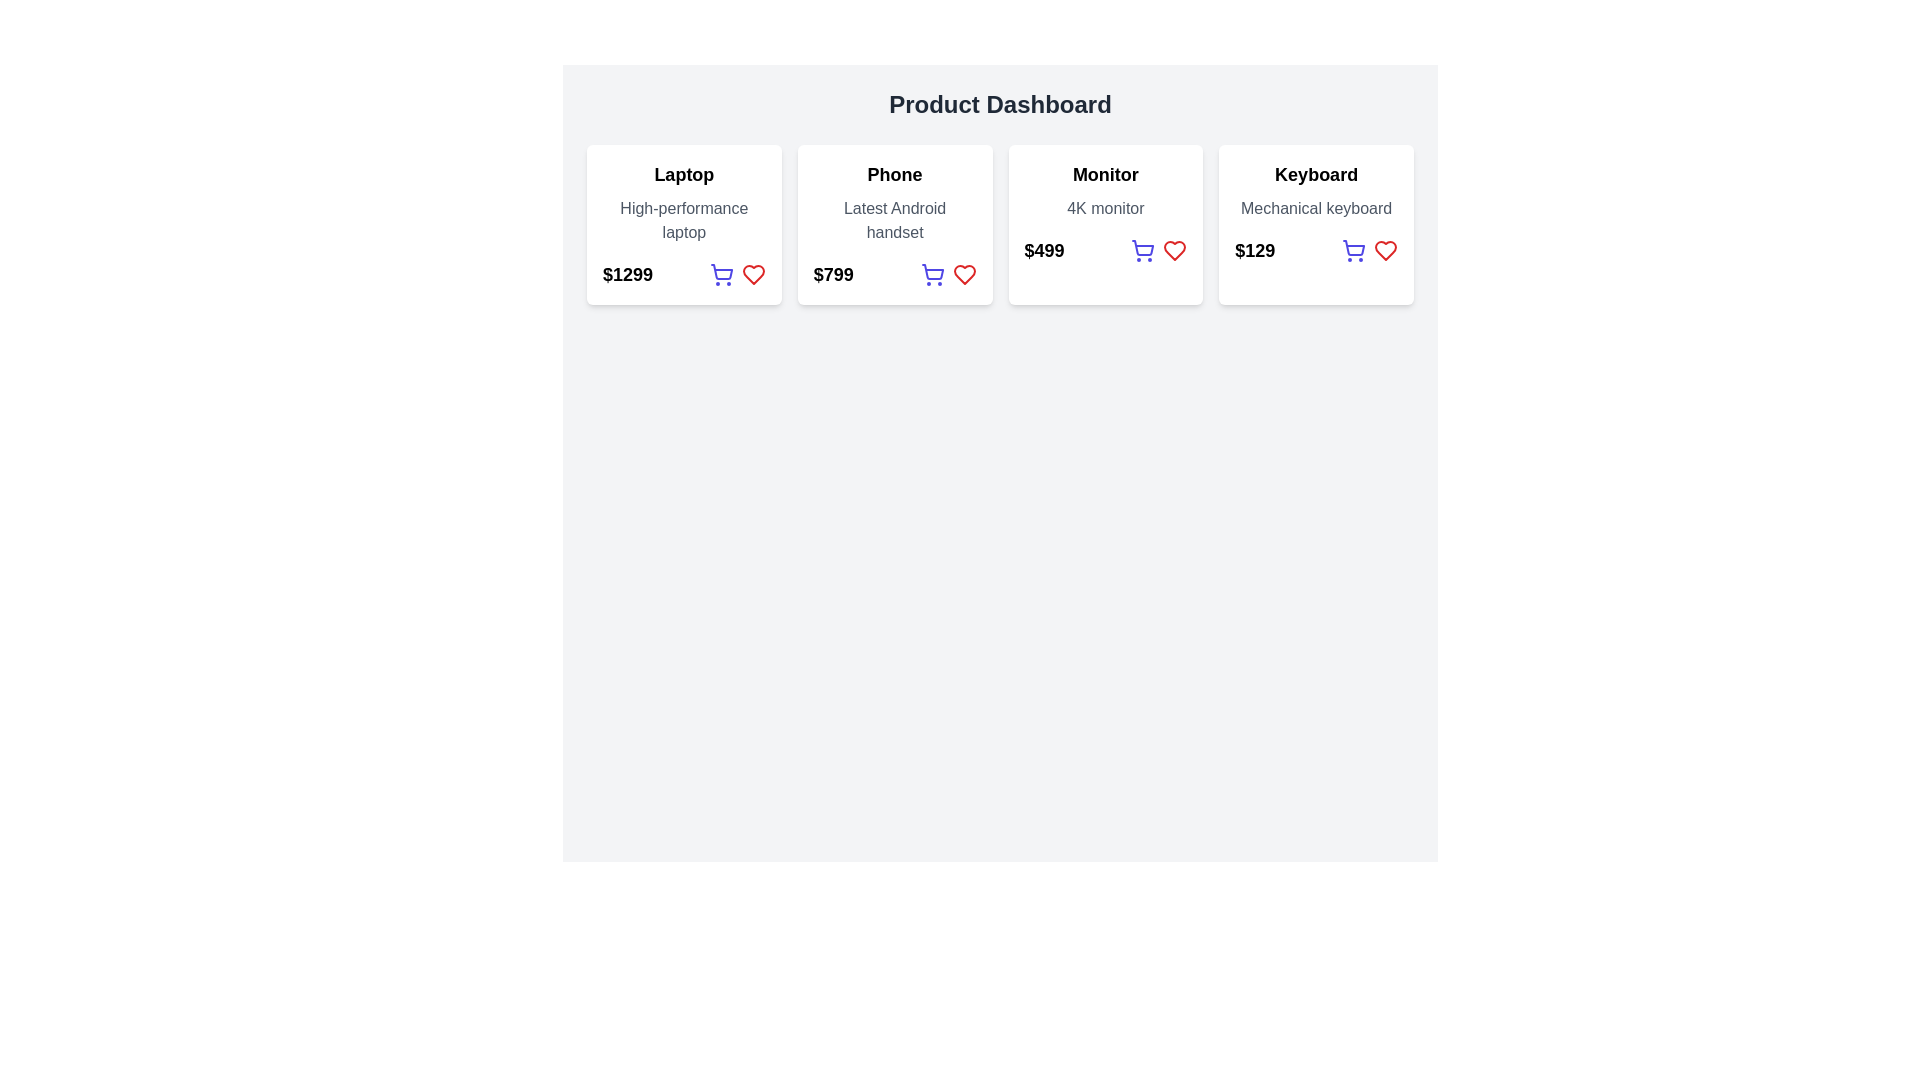 This screenshot has width=1920, height=1080. I want to click on the heart icon representing the favorite function in the Phone product card, so click(964, 274).